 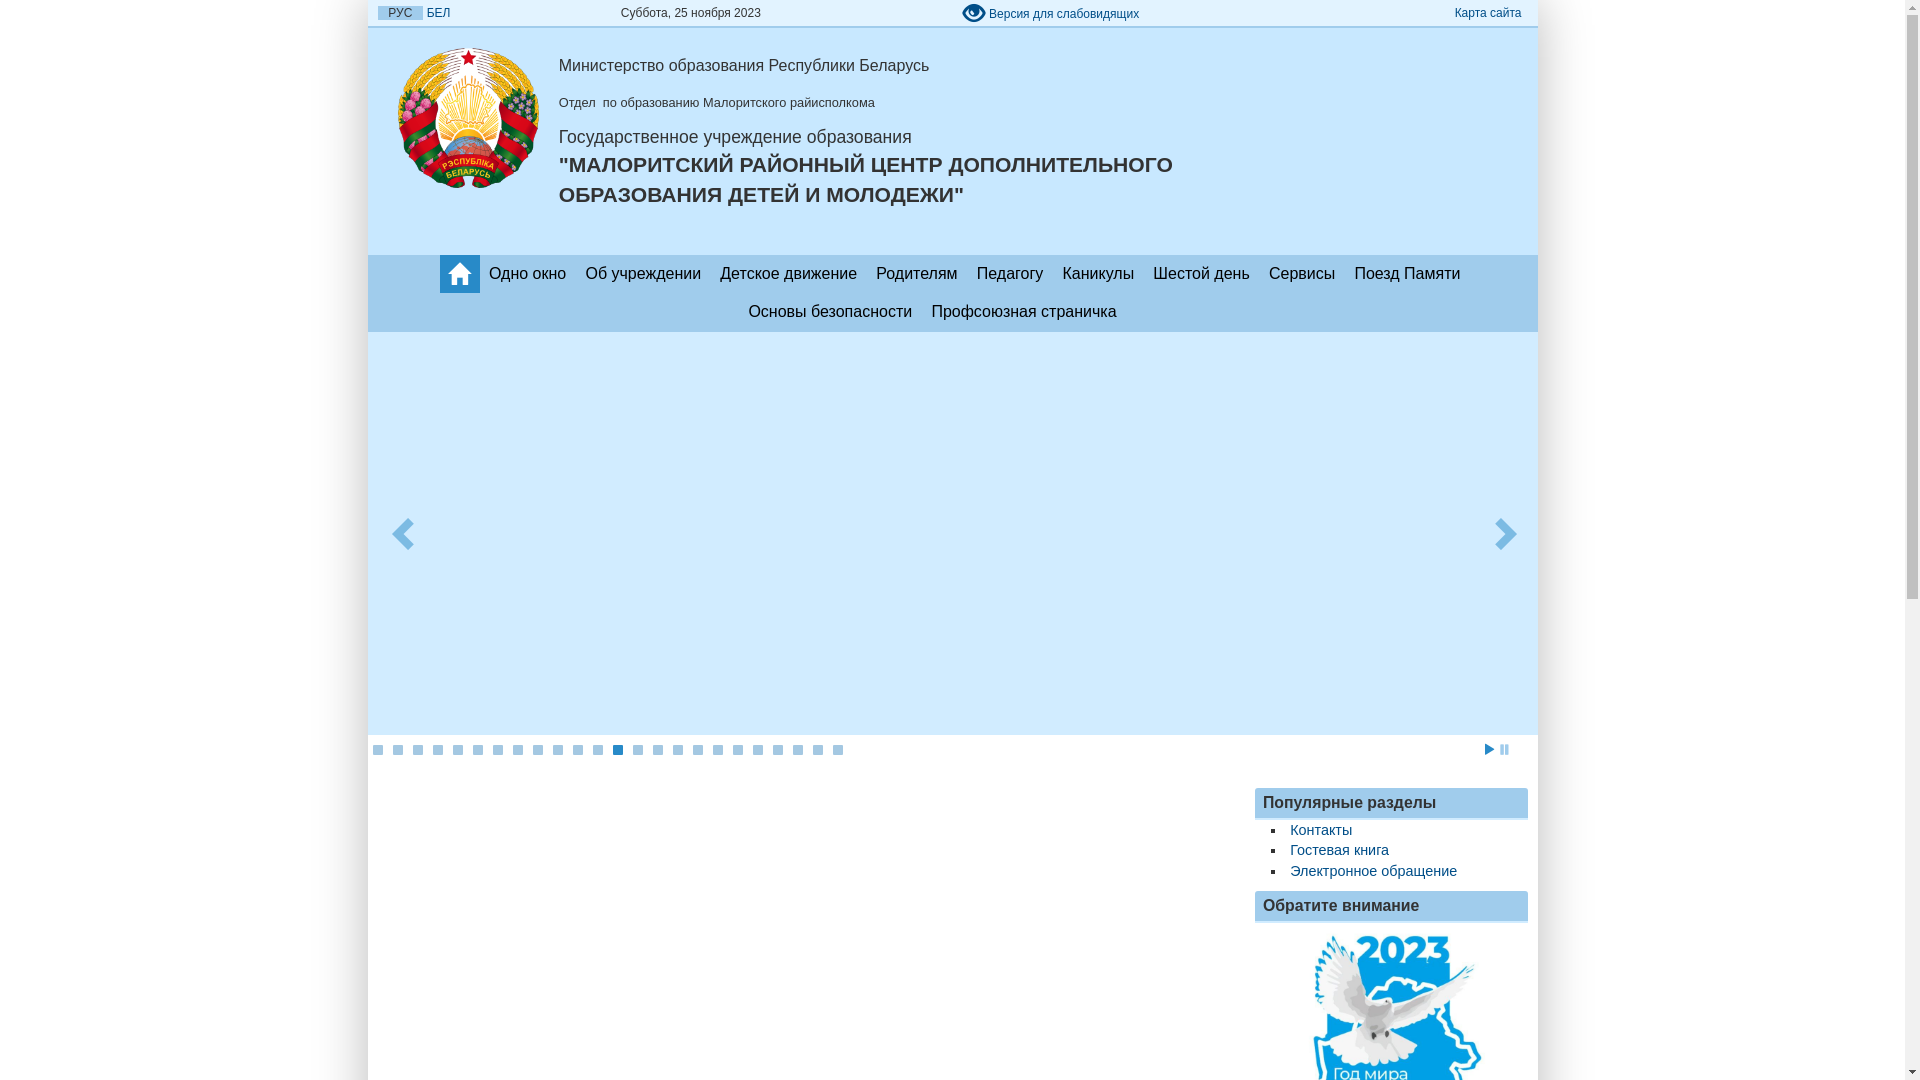 What do you see at coordinates (497, 749) in the screenshot?
I see `'7'` at bounding box center [497, 749].